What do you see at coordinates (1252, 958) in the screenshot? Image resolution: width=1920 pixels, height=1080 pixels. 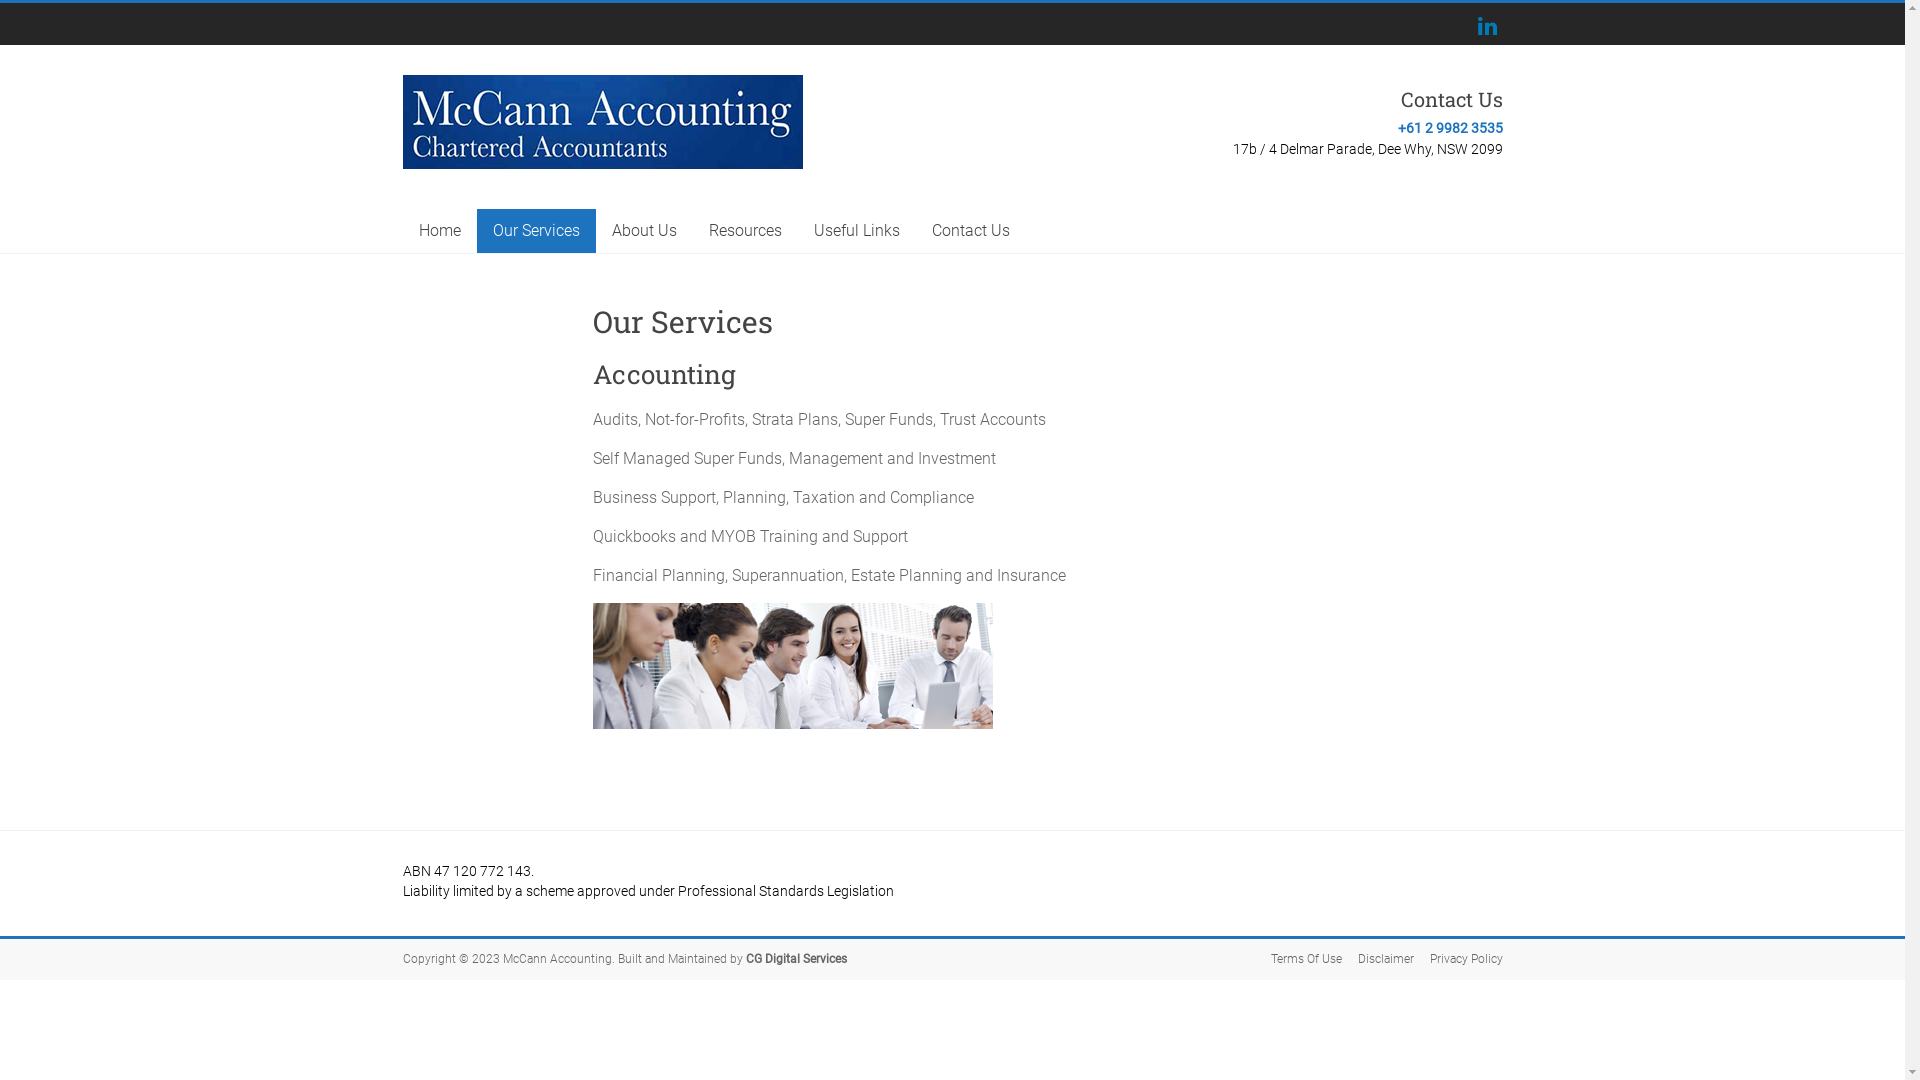 I see `'Terms Of Use'` at bounding box center [1252, 958].